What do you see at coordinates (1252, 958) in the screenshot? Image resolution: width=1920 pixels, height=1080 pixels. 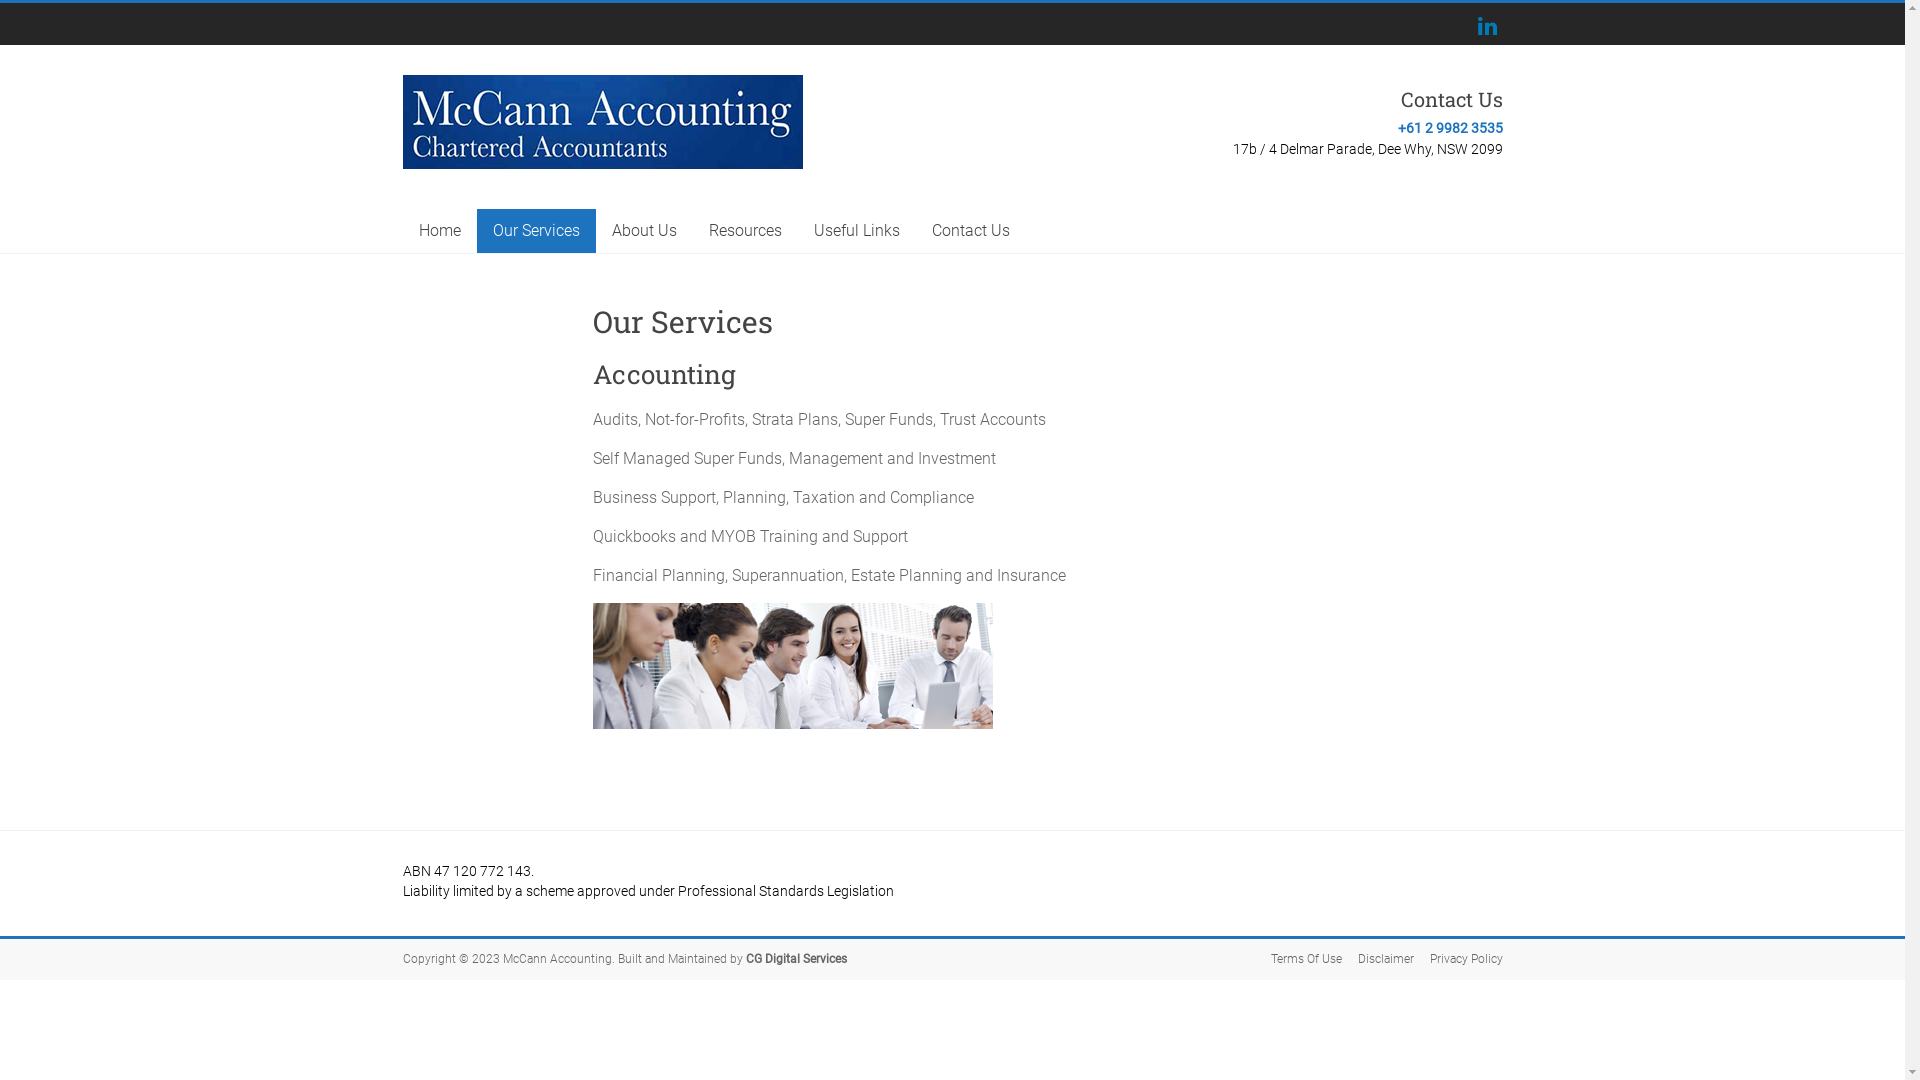 I see `'Terms Of Use'` at bounding box center [1252, 958].